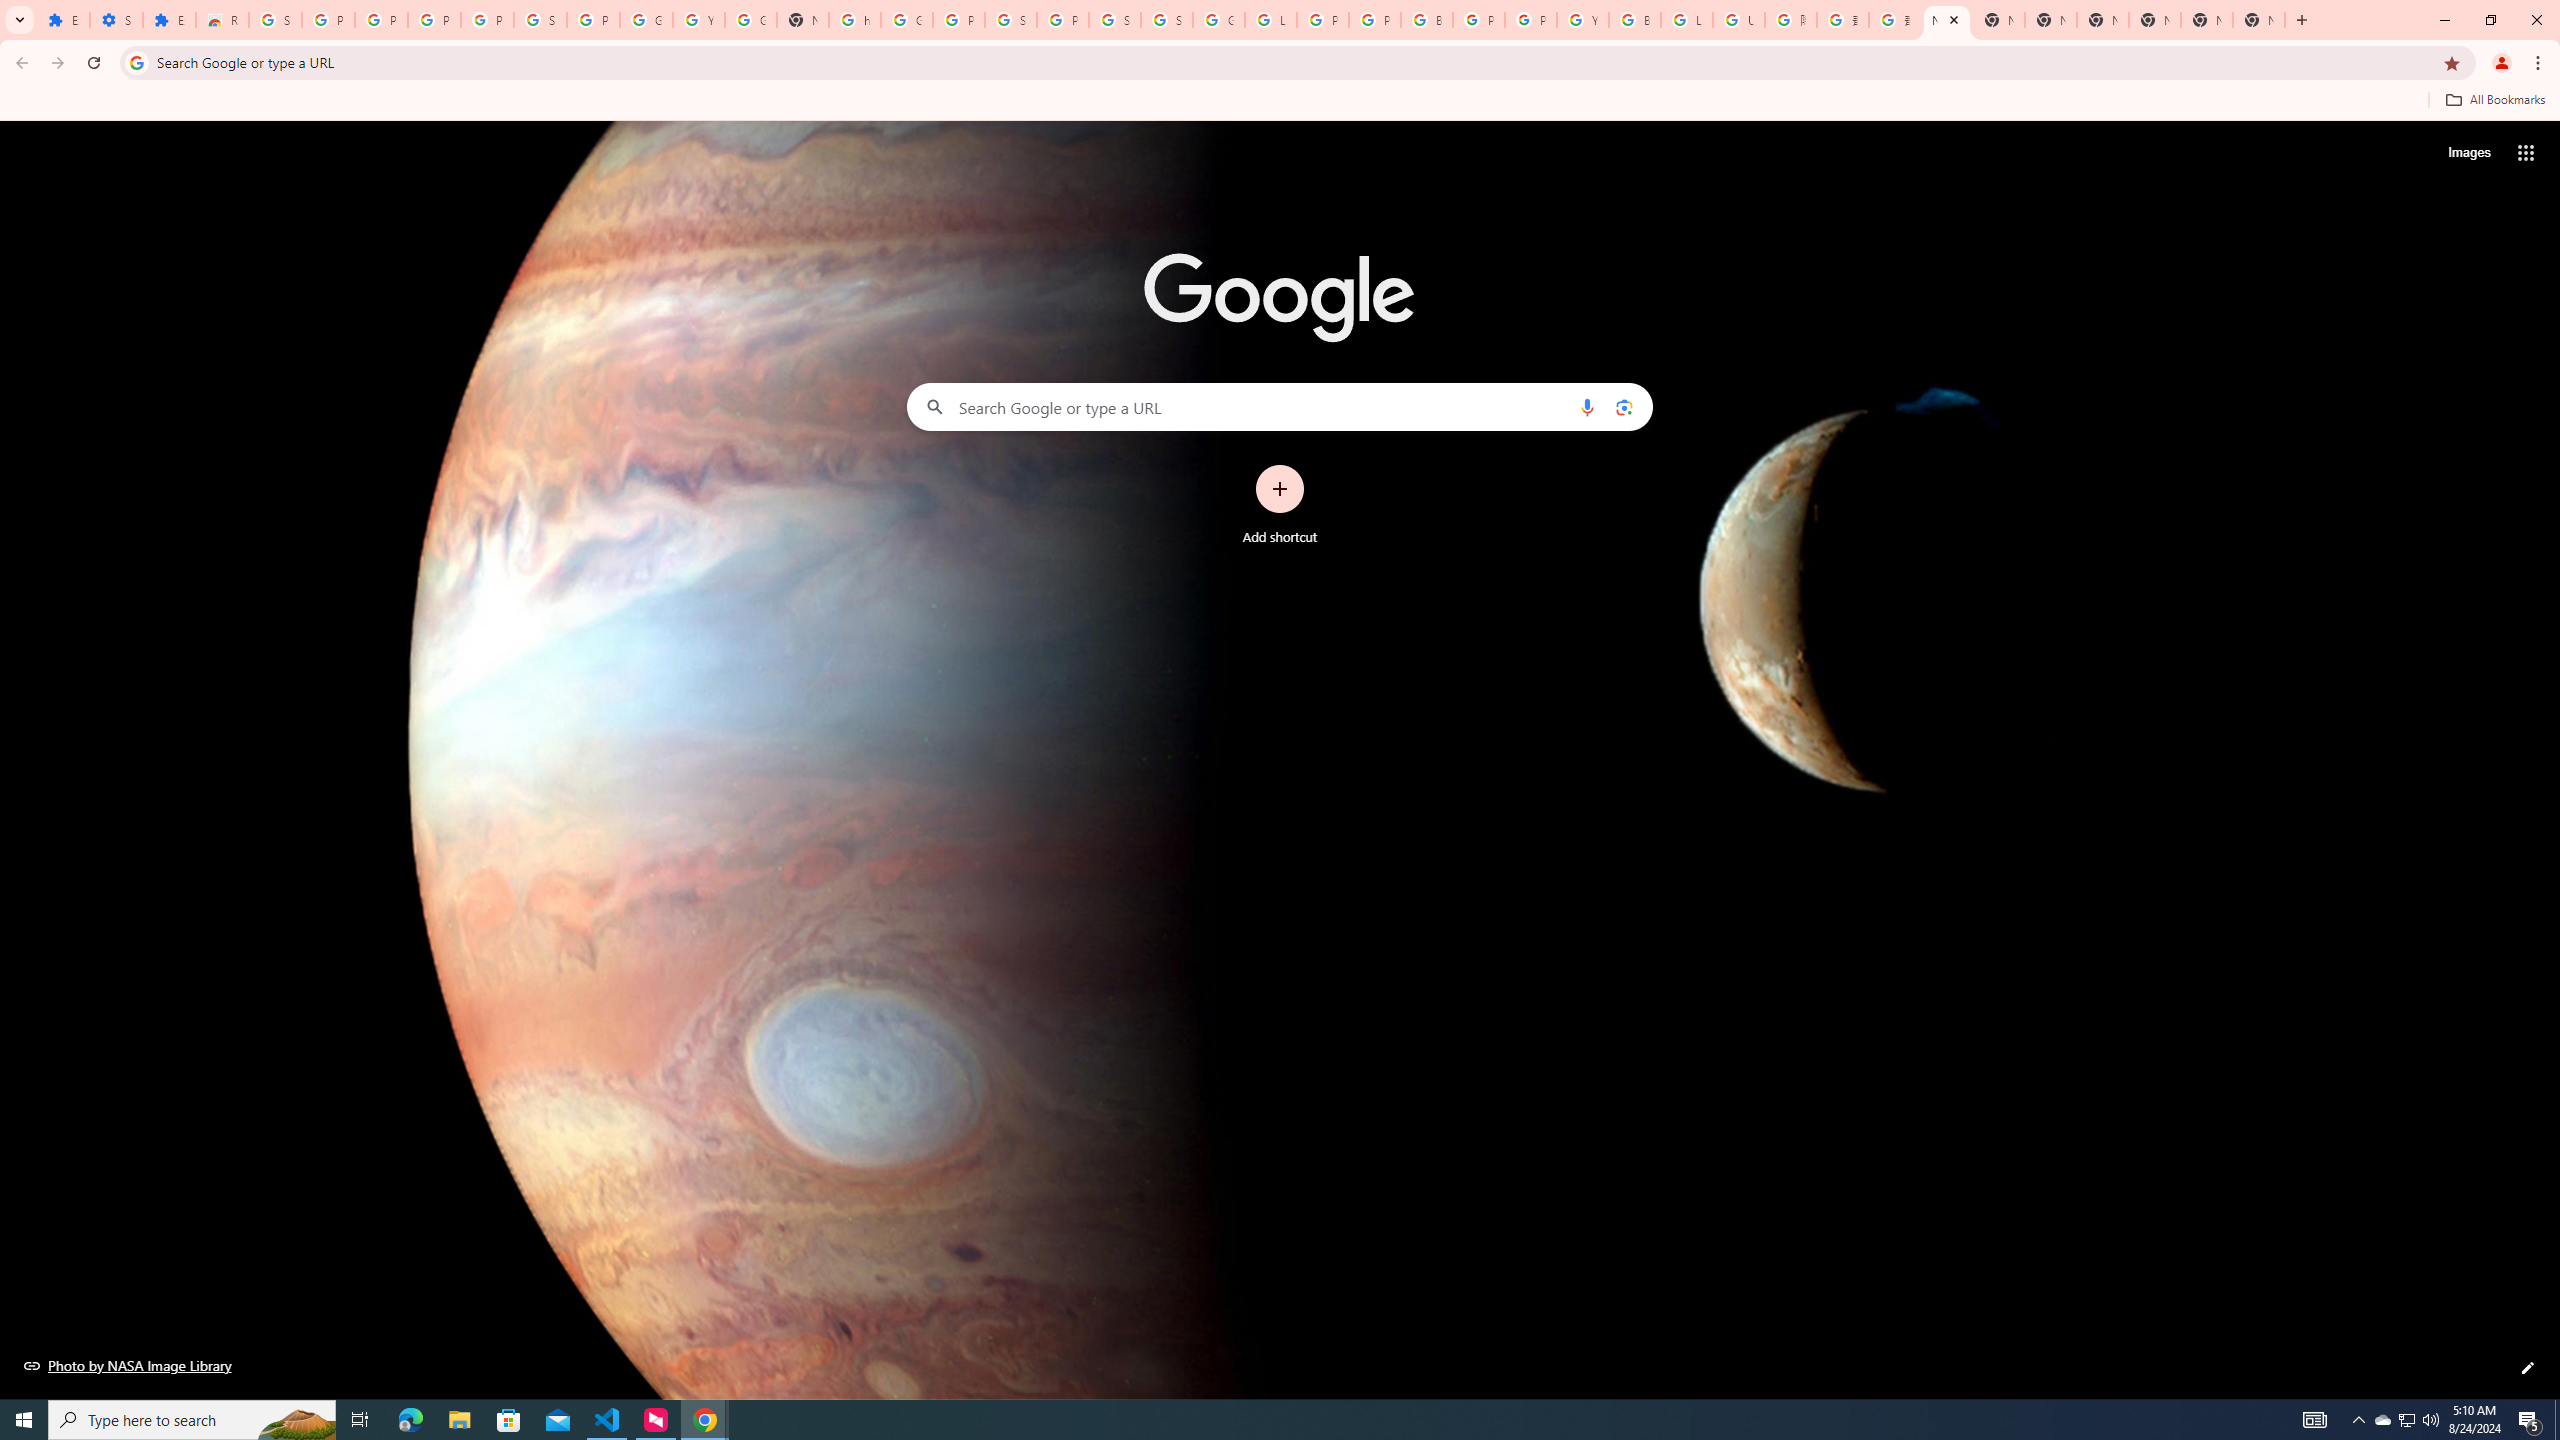 This screenshot has height=1440, width=2560. Describe the element at coordinates (1166, 19) in the screenshot. I see `'Sign in - Google Accounts'` at that location.